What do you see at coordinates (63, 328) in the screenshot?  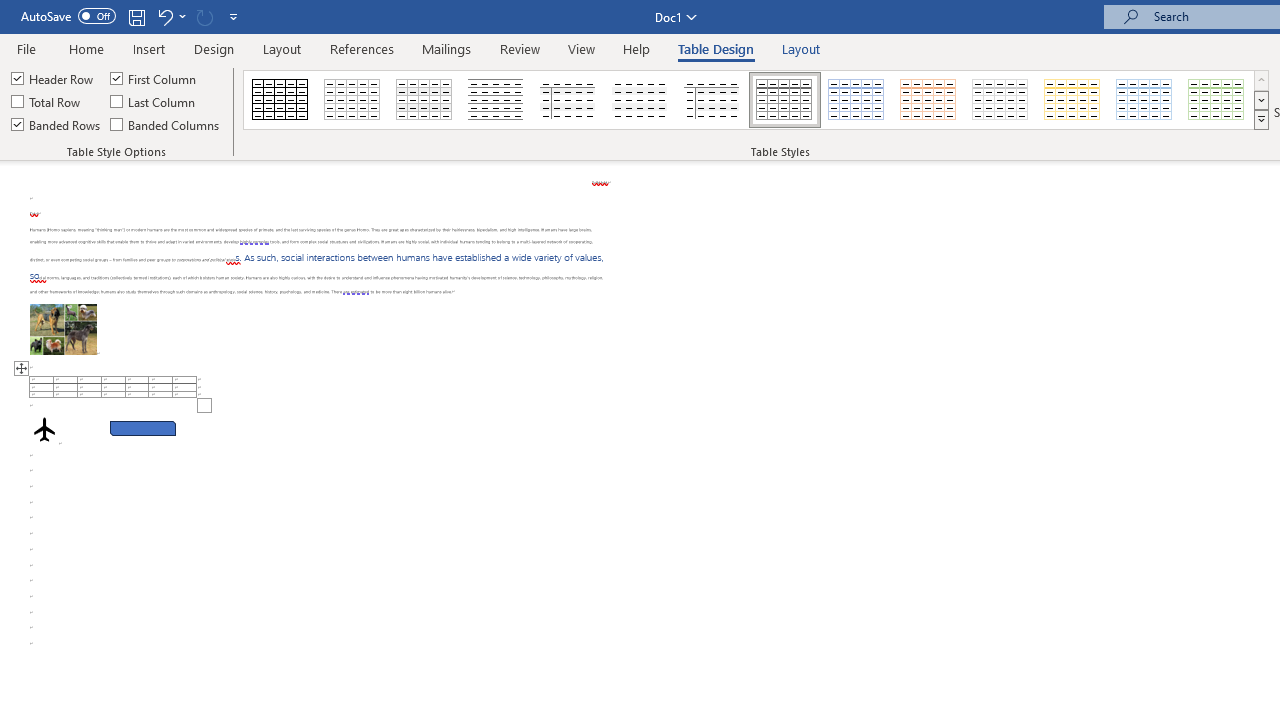 I see `'Morphological variation in six dogs'` at bounding box center [63, 328].